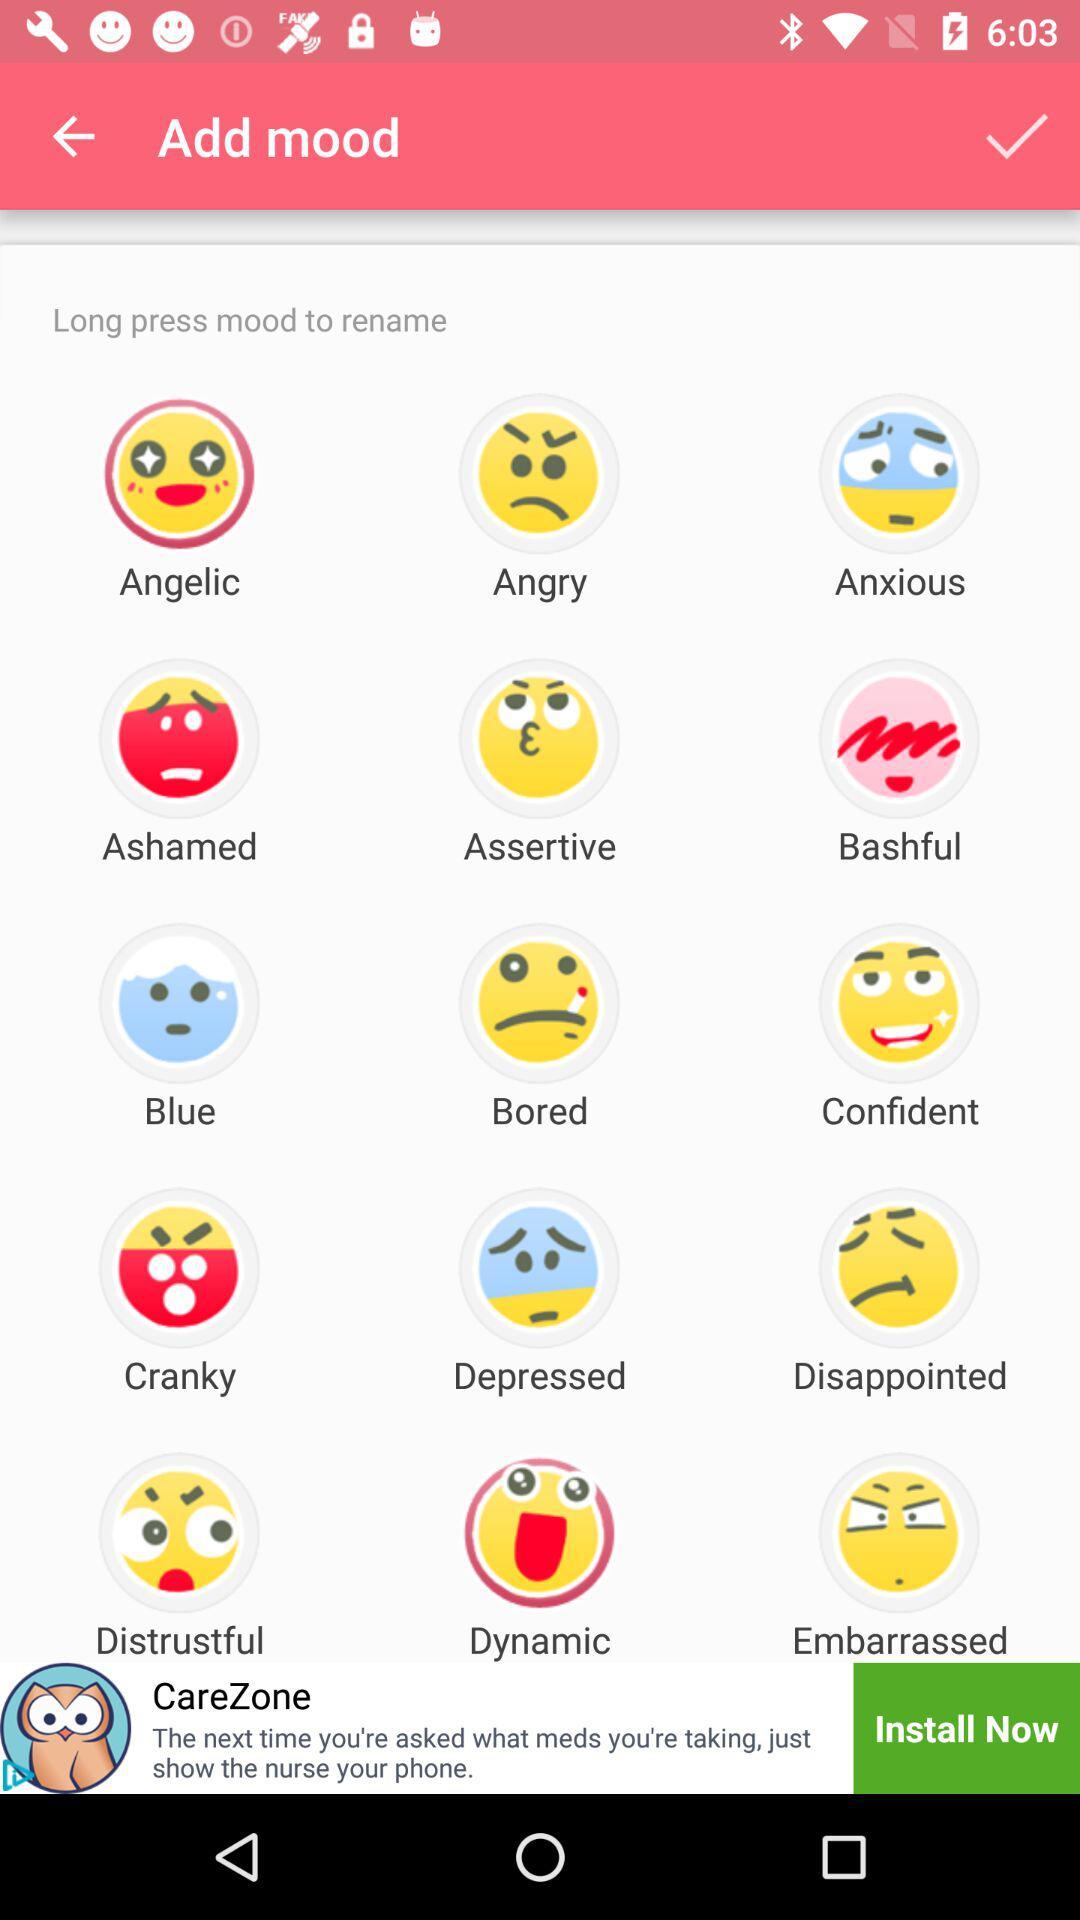  Describe the element at coordinates (18, 1775) in the screenshot. I see `advertisement` at that location.